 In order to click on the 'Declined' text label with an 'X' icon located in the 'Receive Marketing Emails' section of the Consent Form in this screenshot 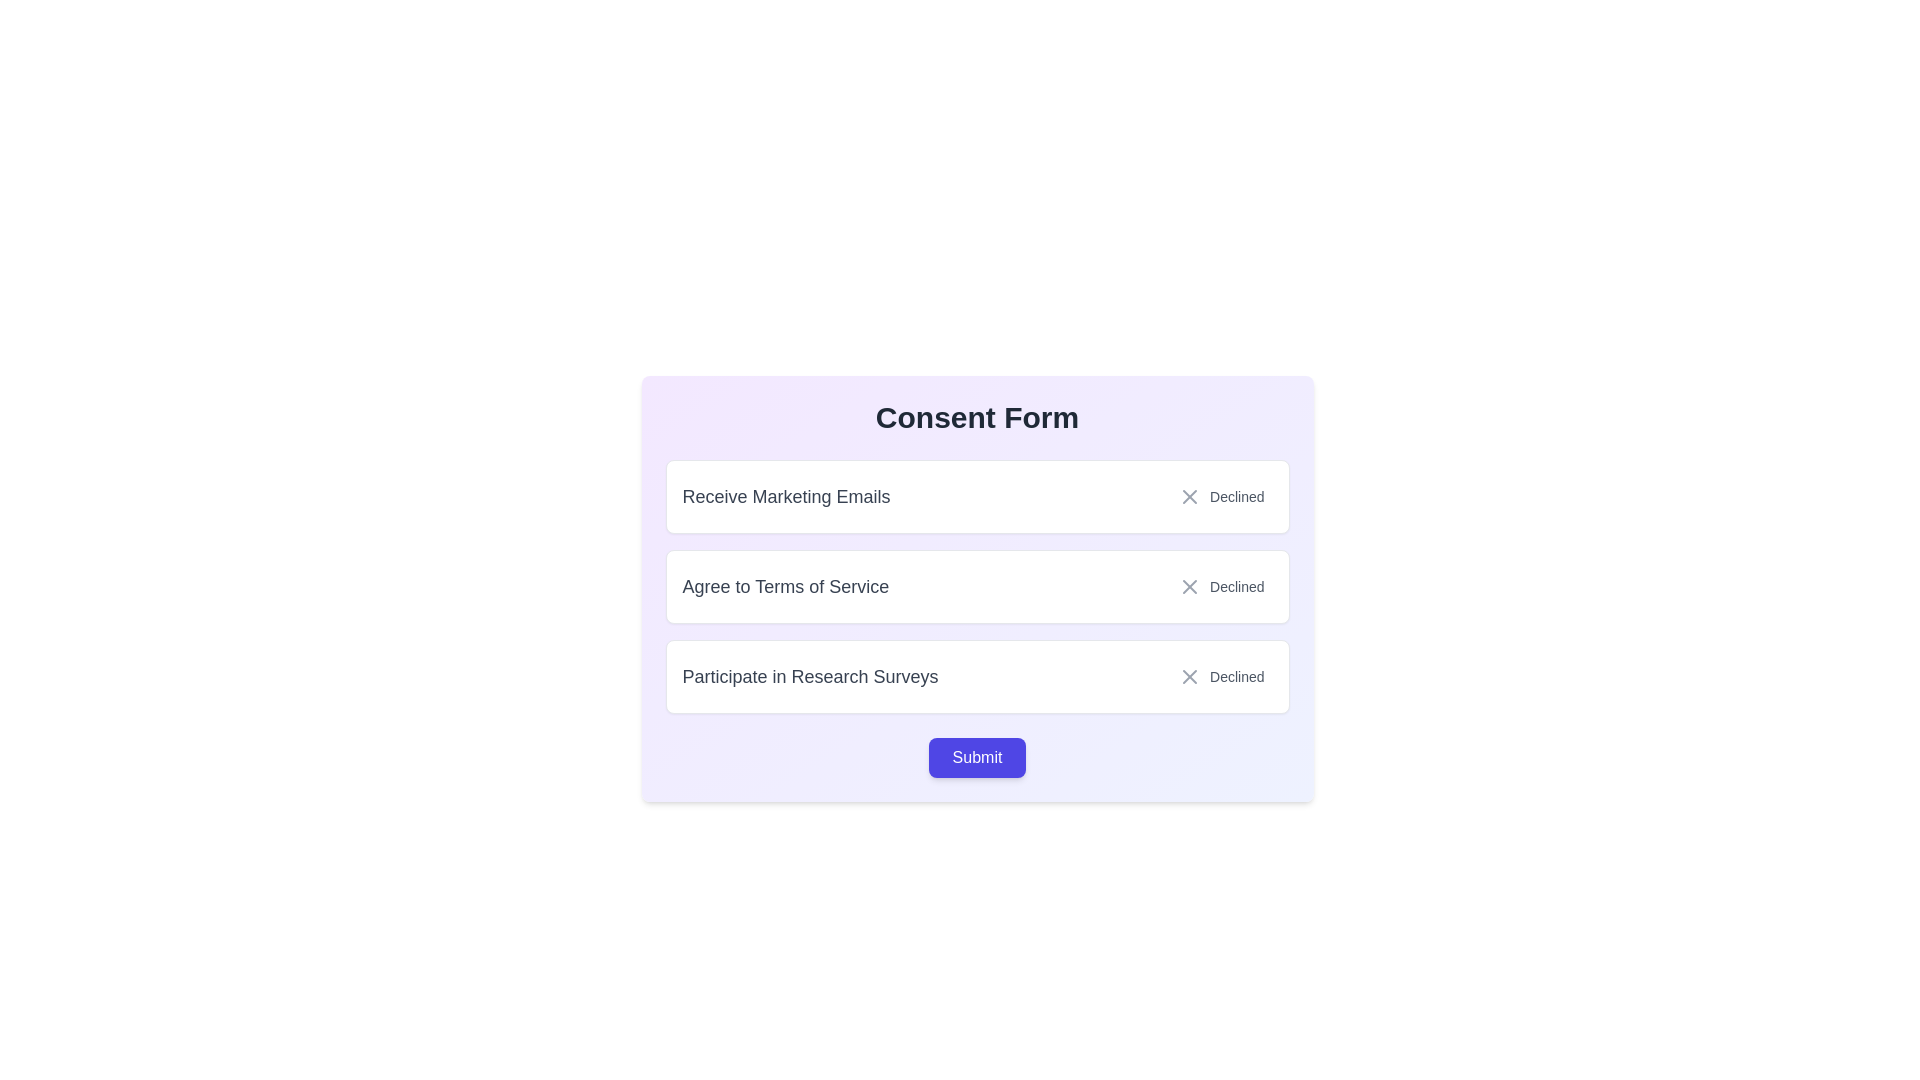, I will do `click(1220, 496)`.